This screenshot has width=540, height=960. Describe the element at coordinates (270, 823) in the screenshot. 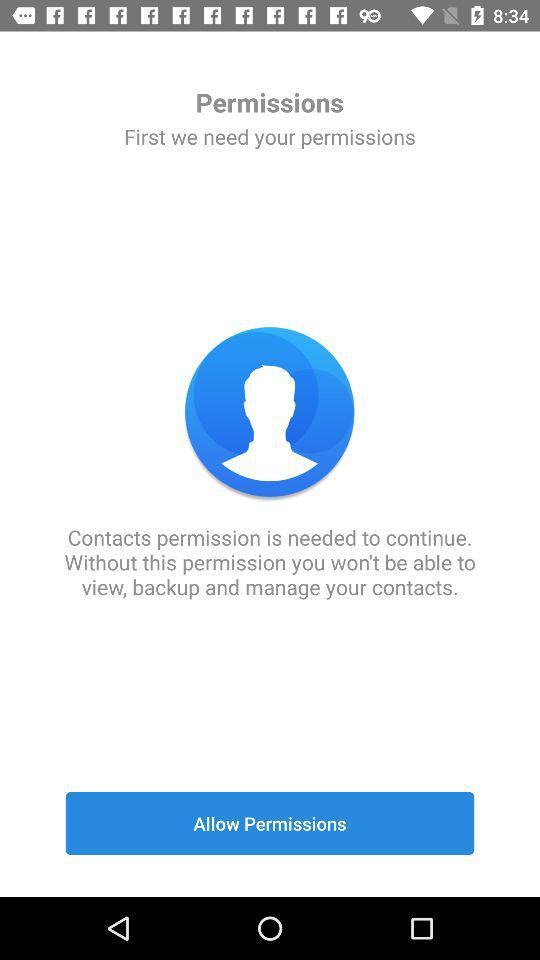

I see `the allow permissions icon` at that location.